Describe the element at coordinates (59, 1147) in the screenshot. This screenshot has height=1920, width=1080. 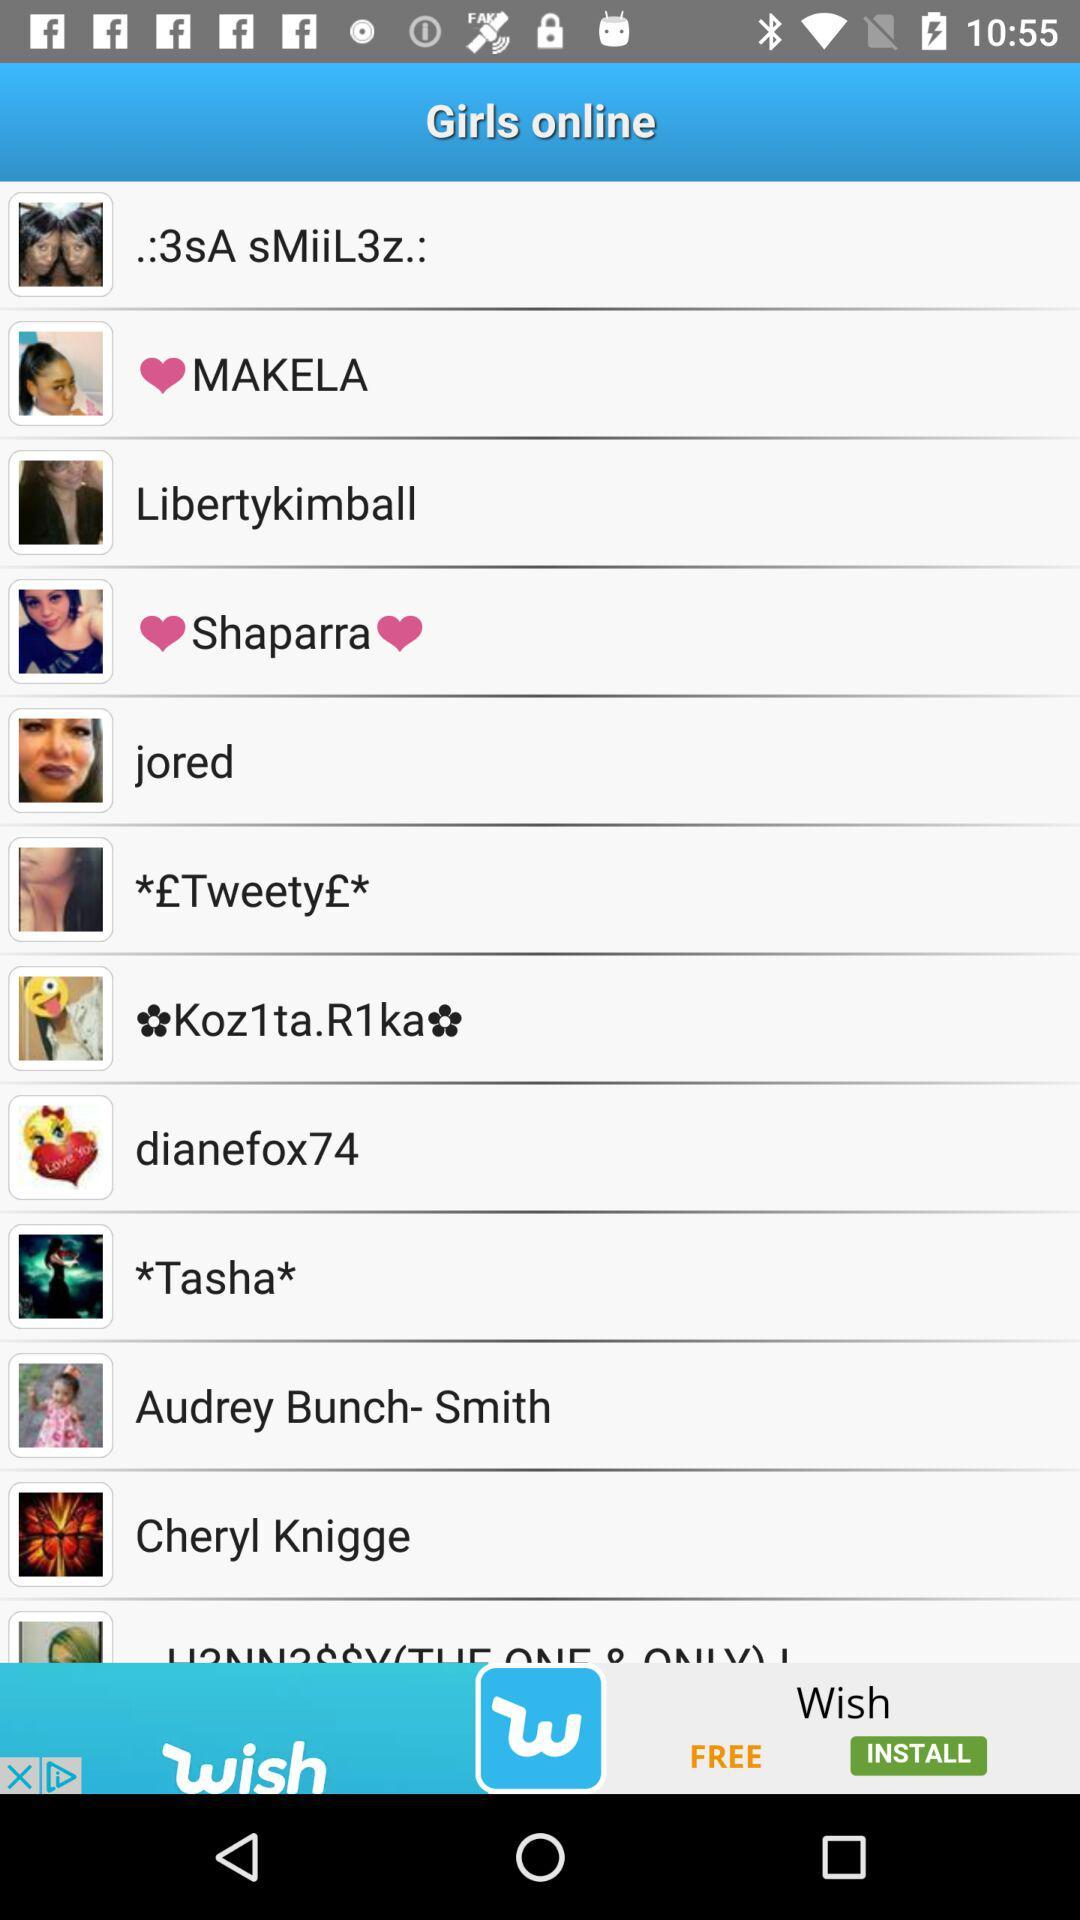
I see `see the profile` at that location.